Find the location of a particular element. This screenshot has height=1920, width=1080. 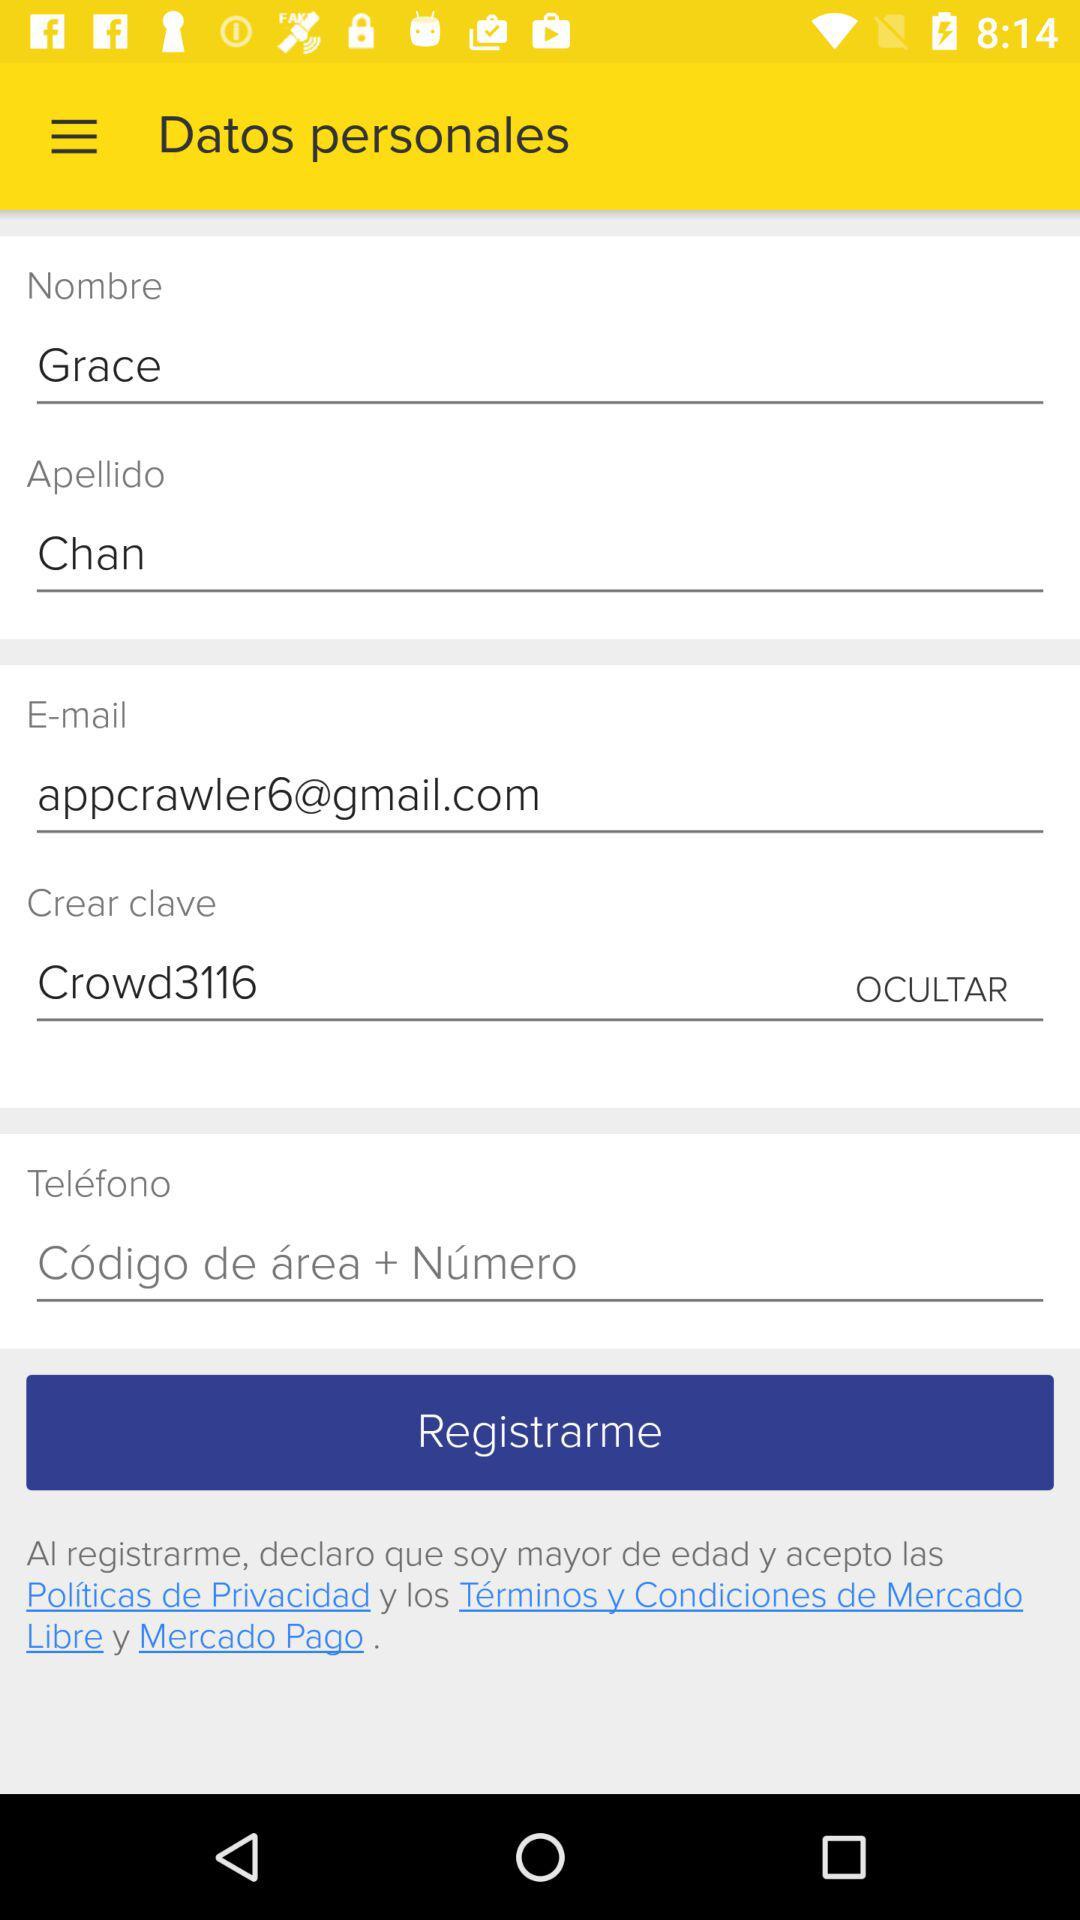

icon above the apellido is located at coordinates (540, 367).